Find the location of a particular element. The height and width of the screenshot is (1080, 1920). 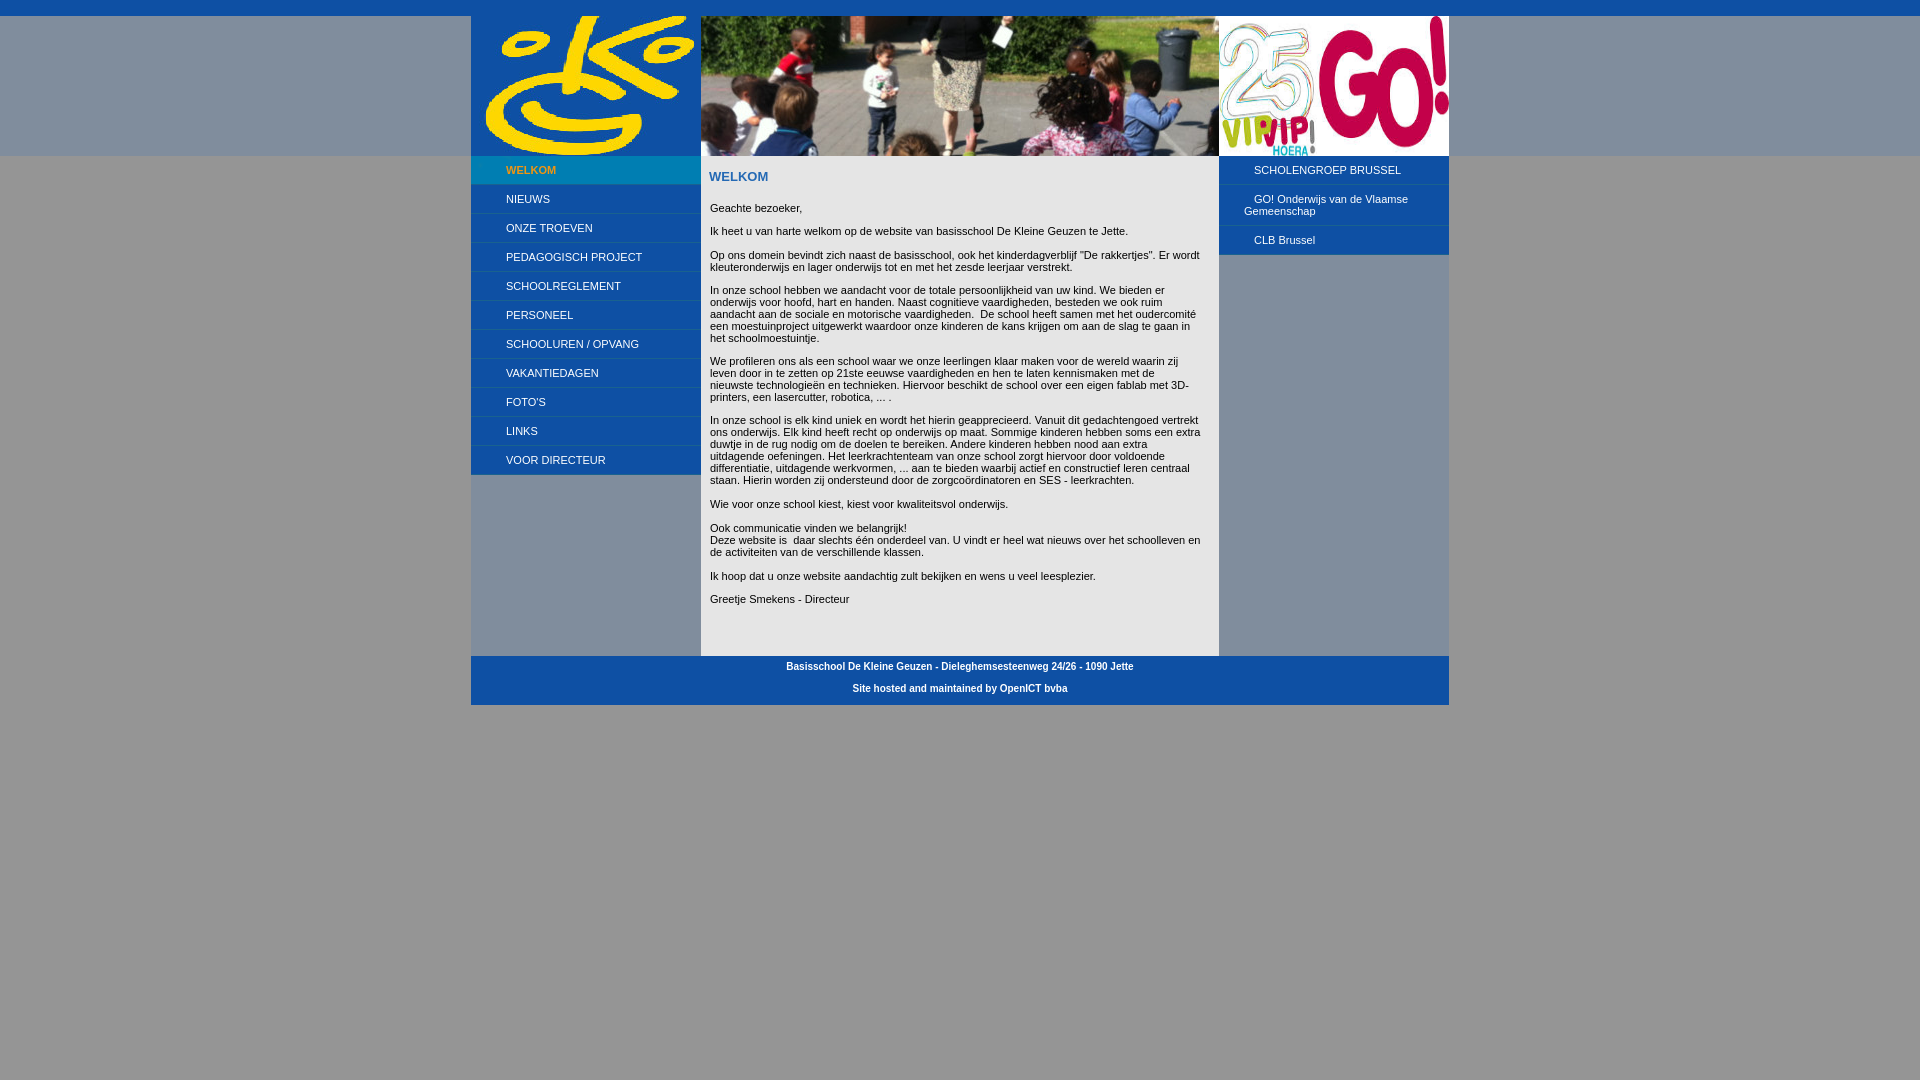

'GO! Onderwijs van de Vlaamse Gemeenschap' is located at coordinates (1218, 205).